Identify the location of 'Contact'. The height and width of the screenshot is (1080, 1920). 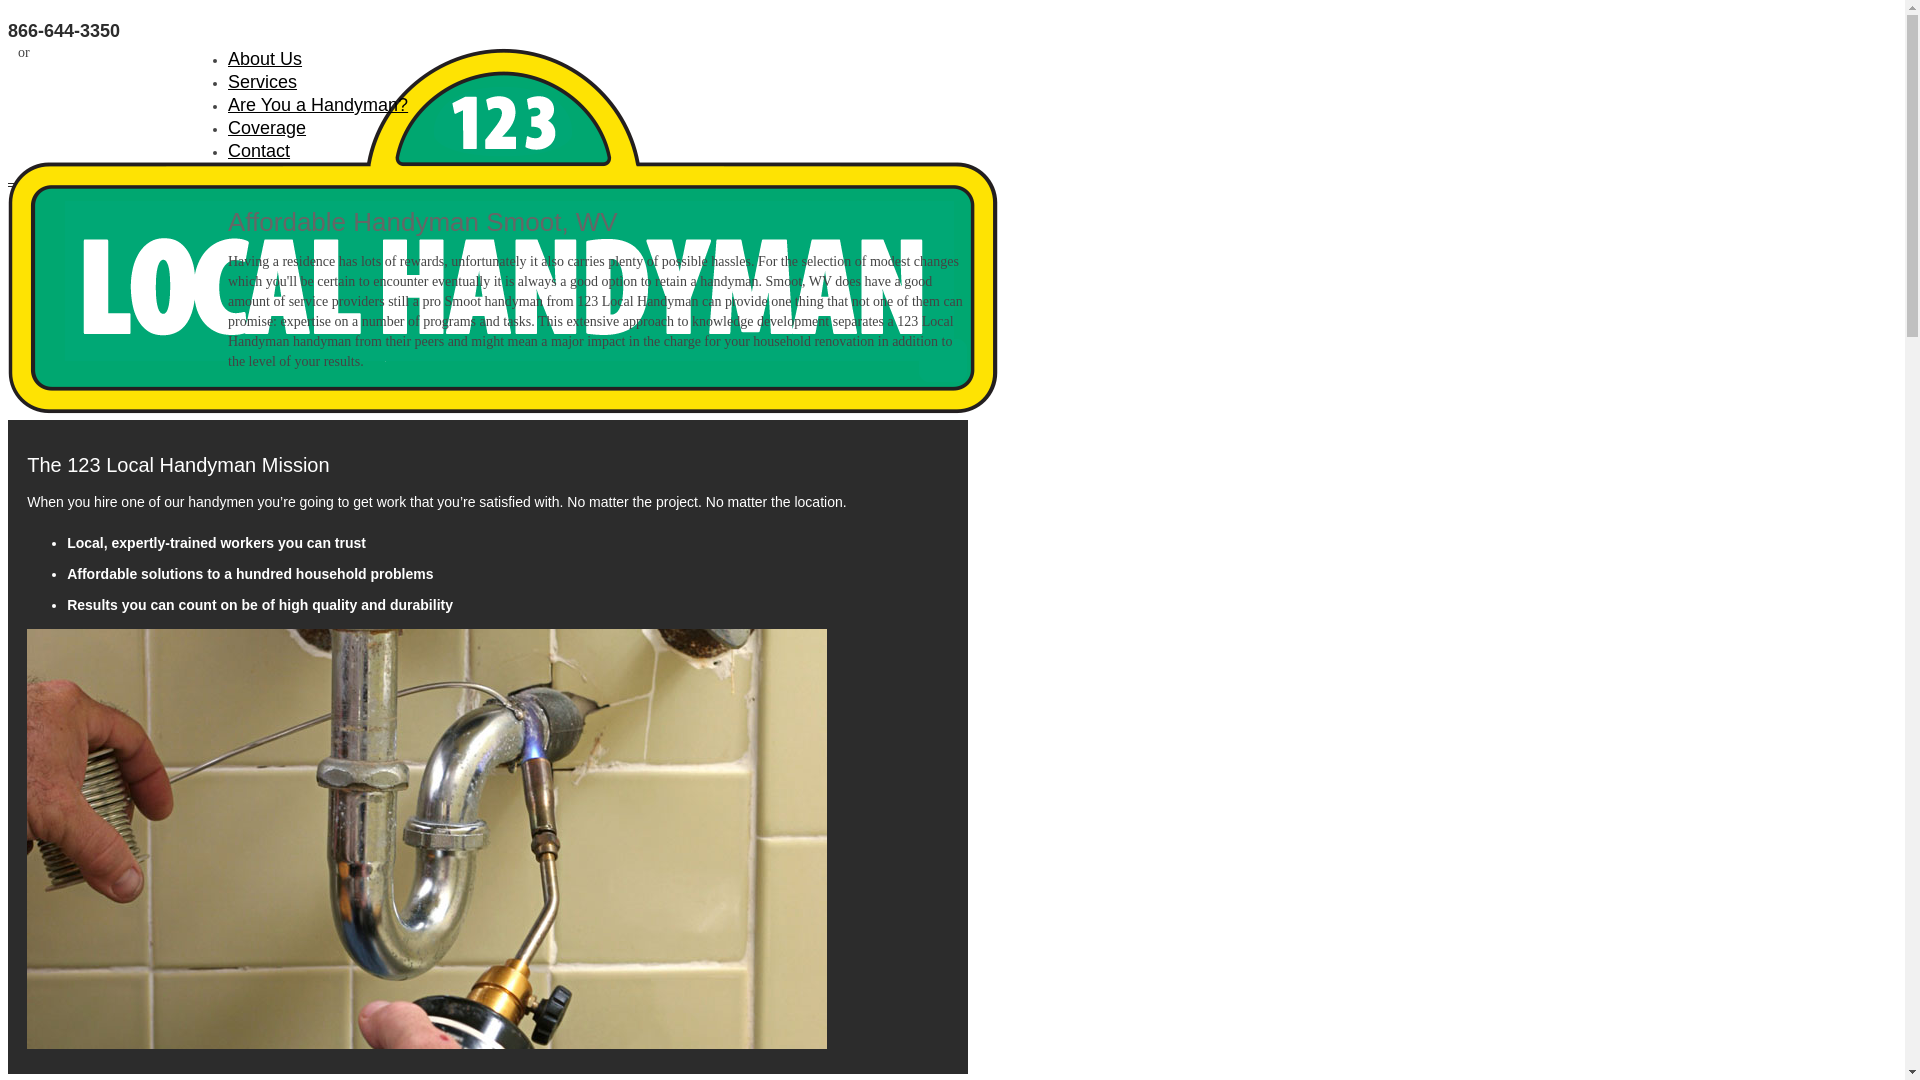
(258, 149).